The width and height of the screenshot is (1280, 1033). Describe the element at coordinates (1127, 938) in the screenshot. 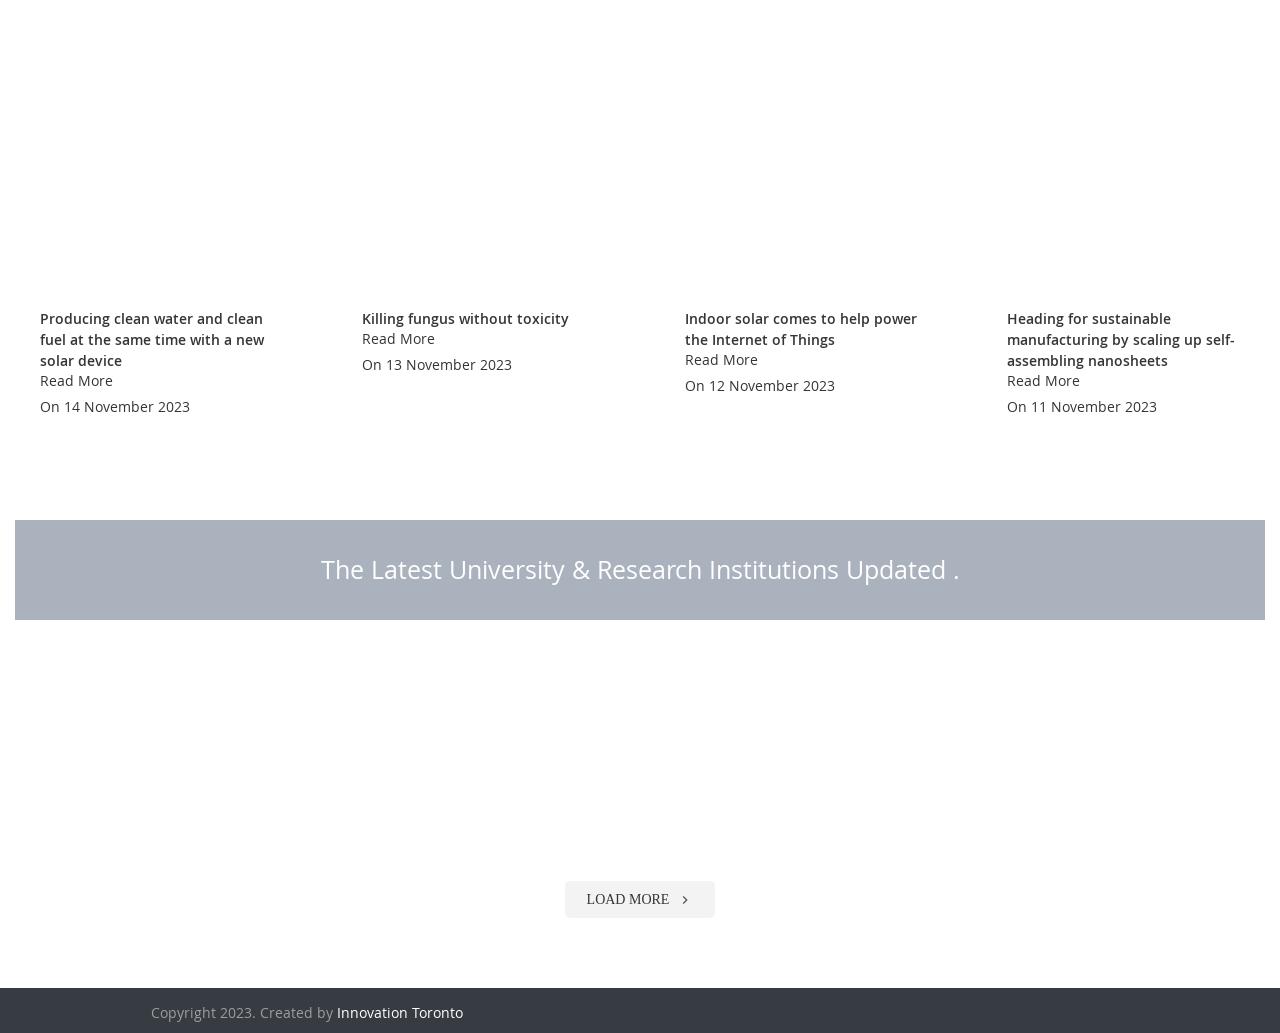

I see `'Argonne National Laboratory'` at that location.